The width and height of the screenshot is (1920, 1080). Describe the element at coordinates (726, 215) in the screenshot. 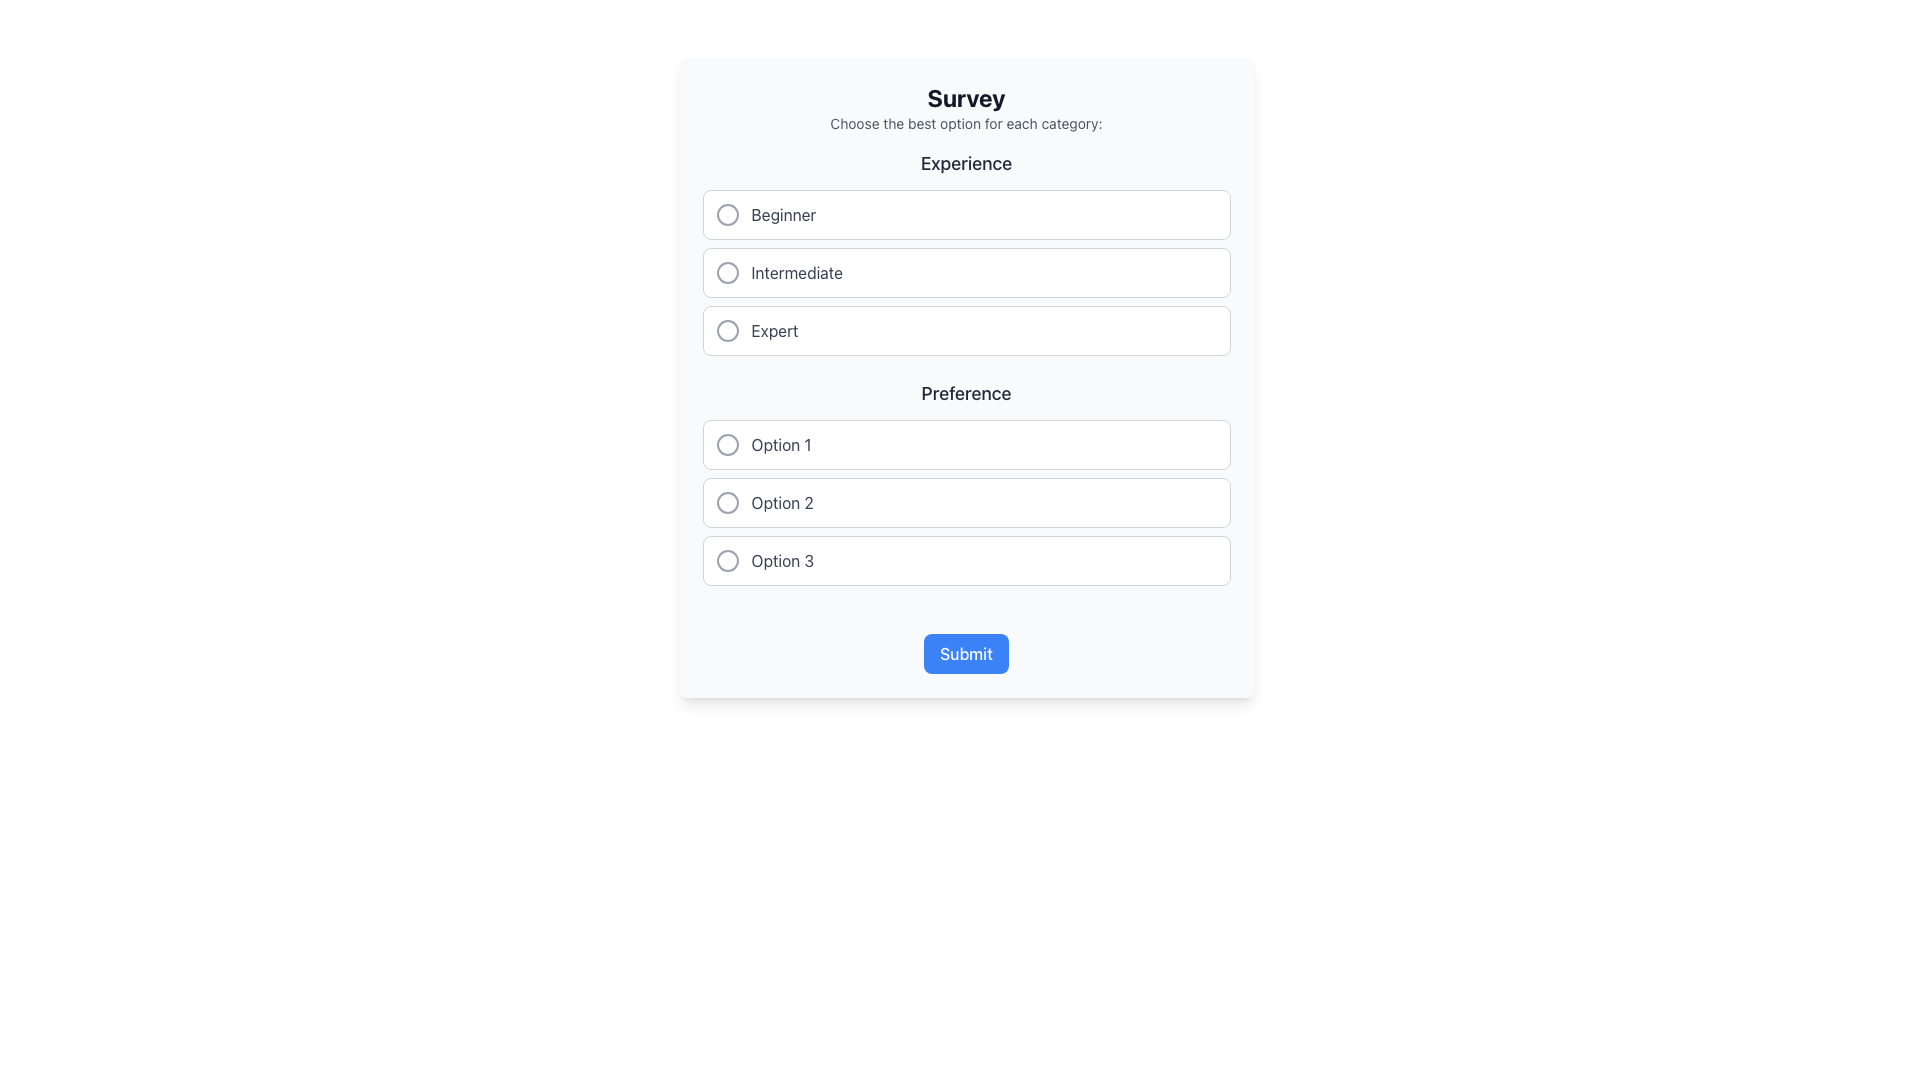

I see `the radio button marker for the 'Beginner' option in the 'Experience' section of the survey interface` at that location.